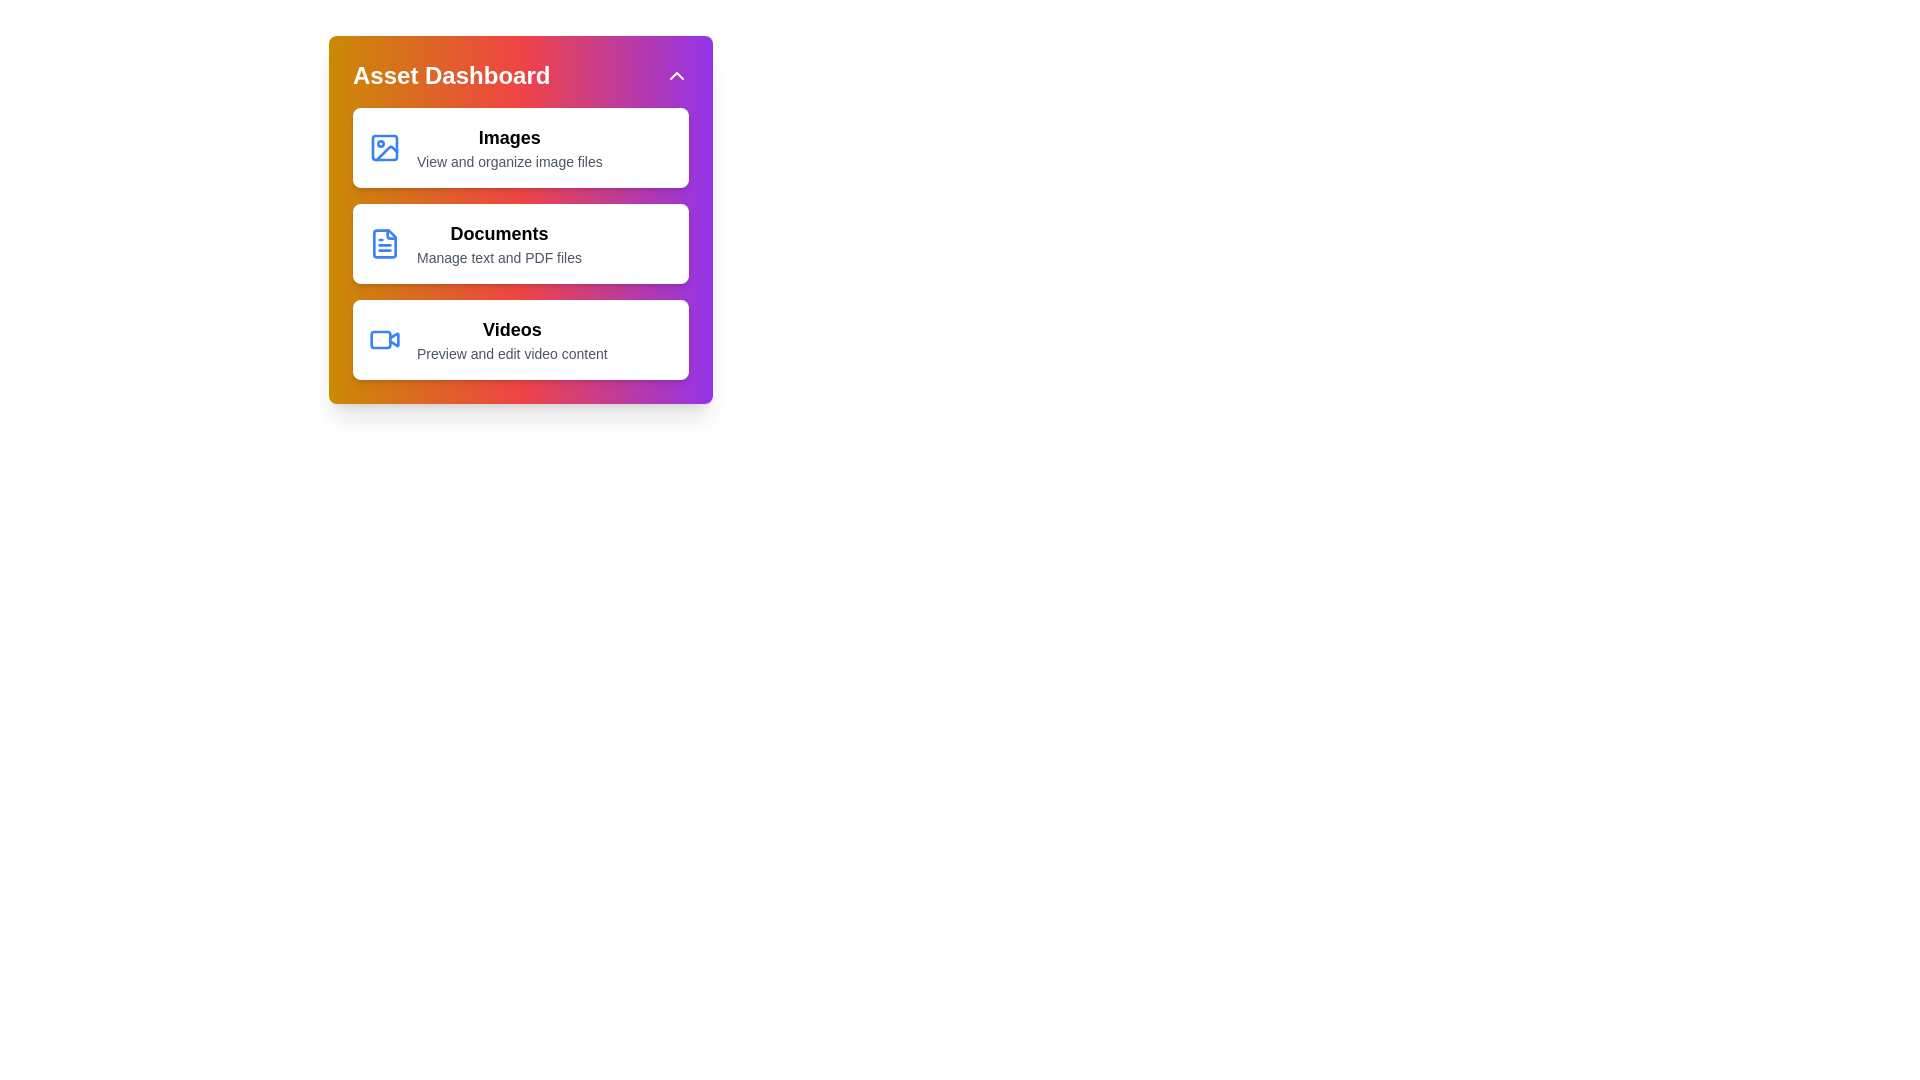  Describe the element at coordinates (521, 146) in the screenshot. I see `the media item corresponding to Images` at that location.